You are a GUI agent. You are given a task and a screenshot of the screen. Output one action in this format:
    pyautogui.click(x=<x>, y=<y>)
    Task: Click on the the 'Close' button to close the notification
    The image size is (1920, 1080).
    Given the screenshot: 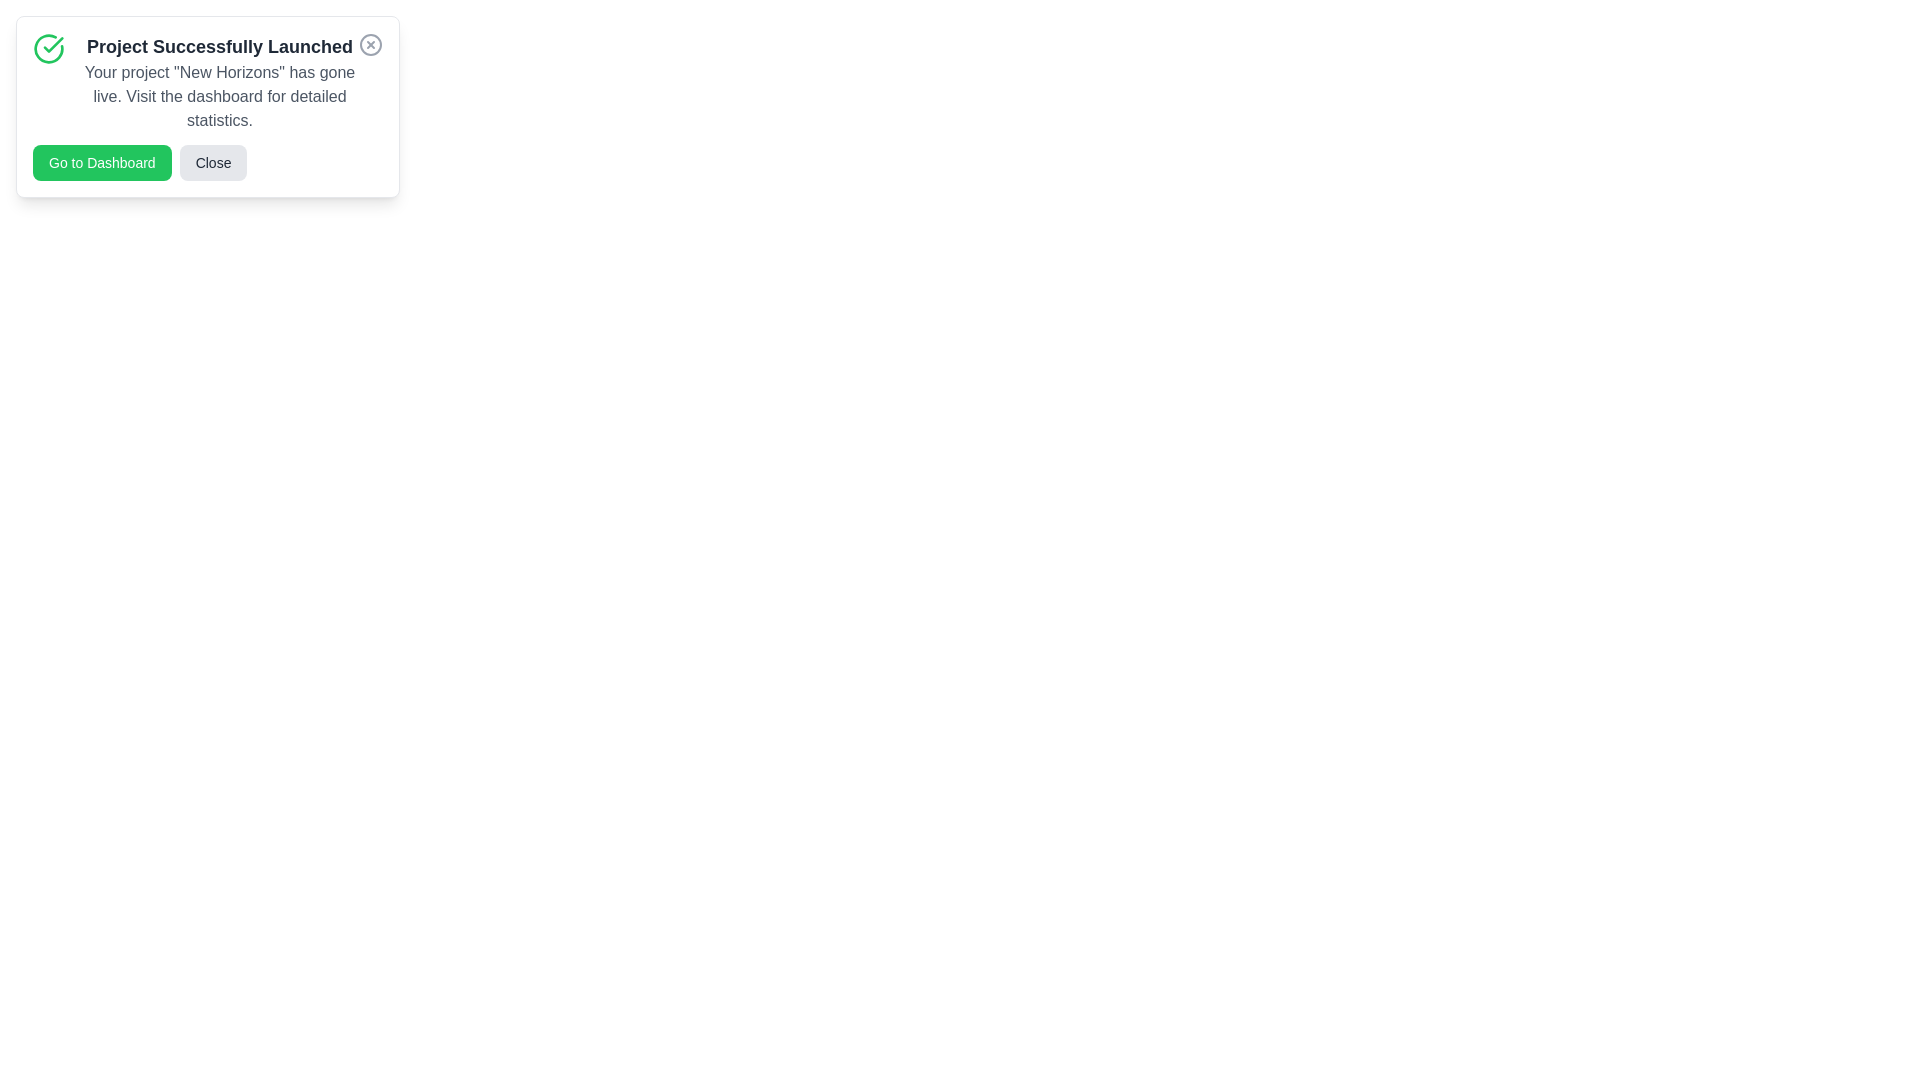 What is the action you would take?
    pyautogui.click(x=213, y=161)
    